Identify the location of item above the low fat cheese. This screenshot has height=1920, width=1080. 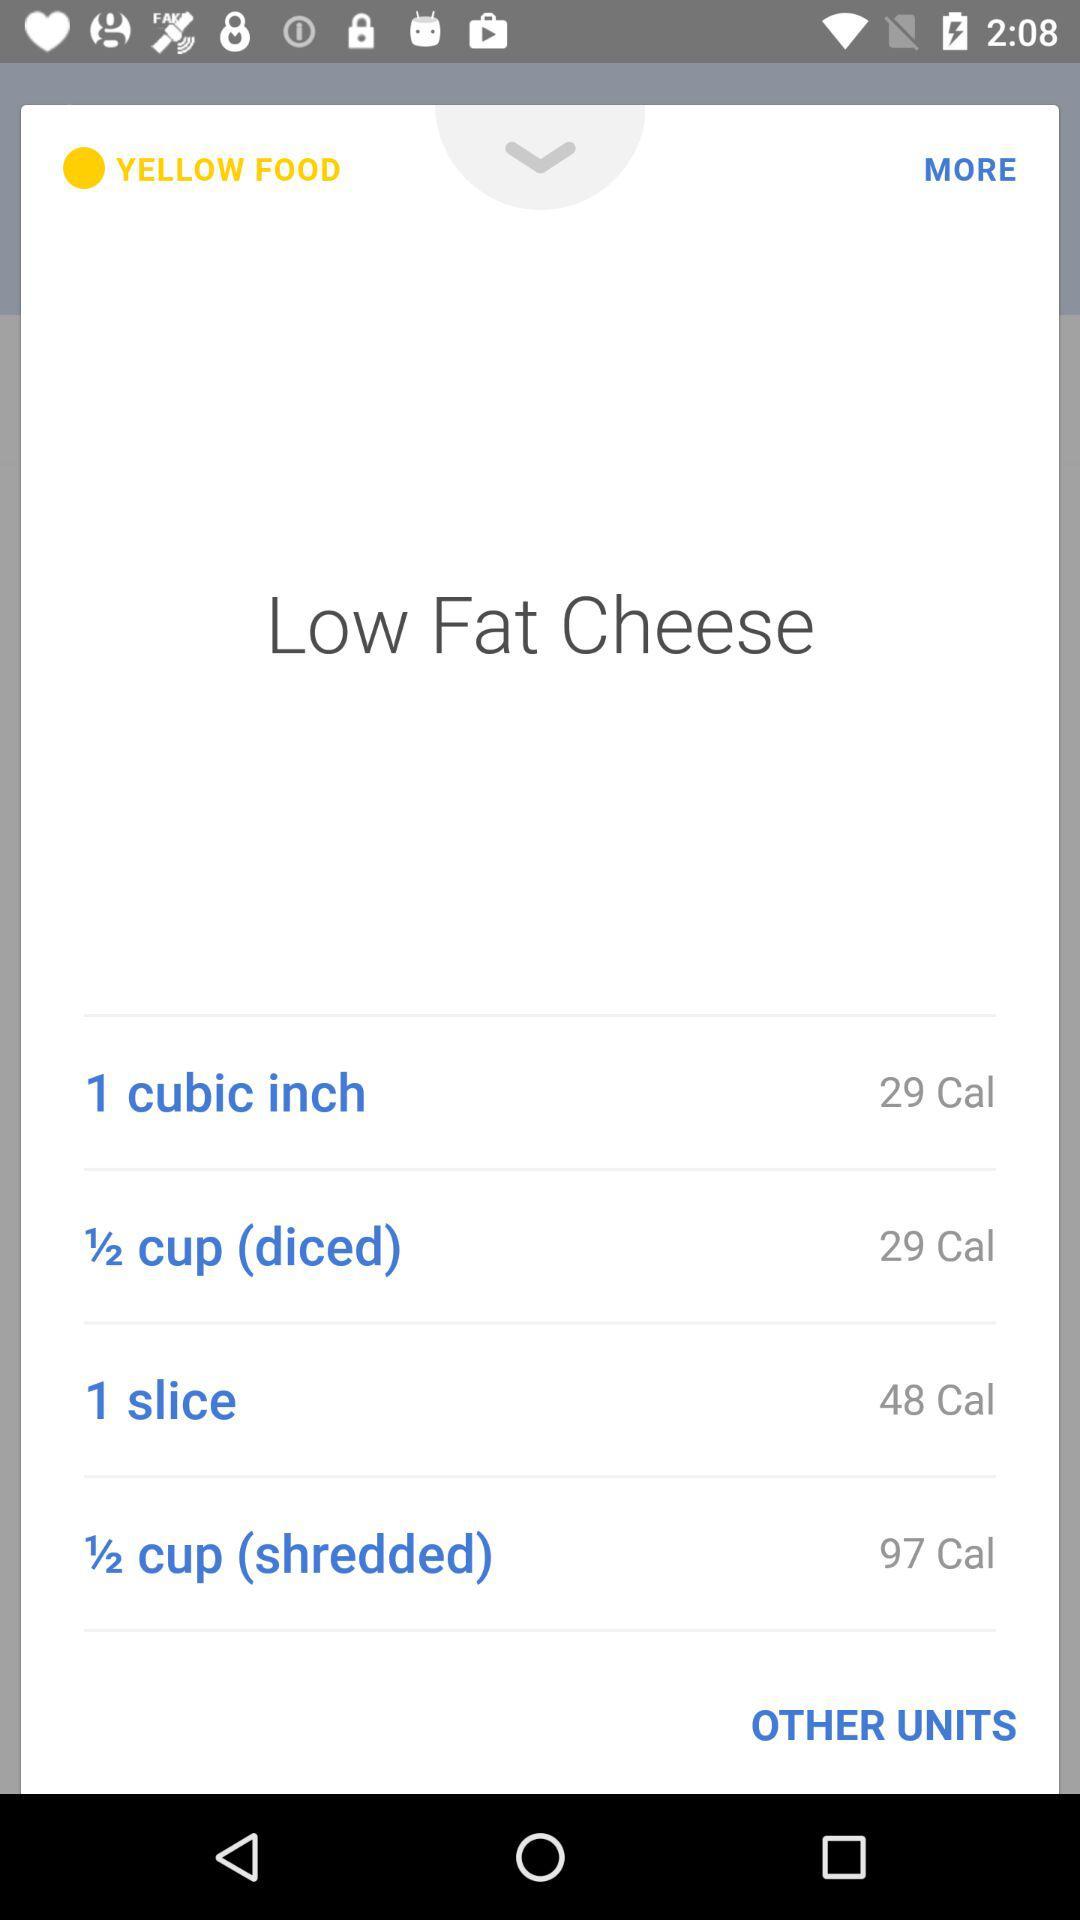
(202, 168).